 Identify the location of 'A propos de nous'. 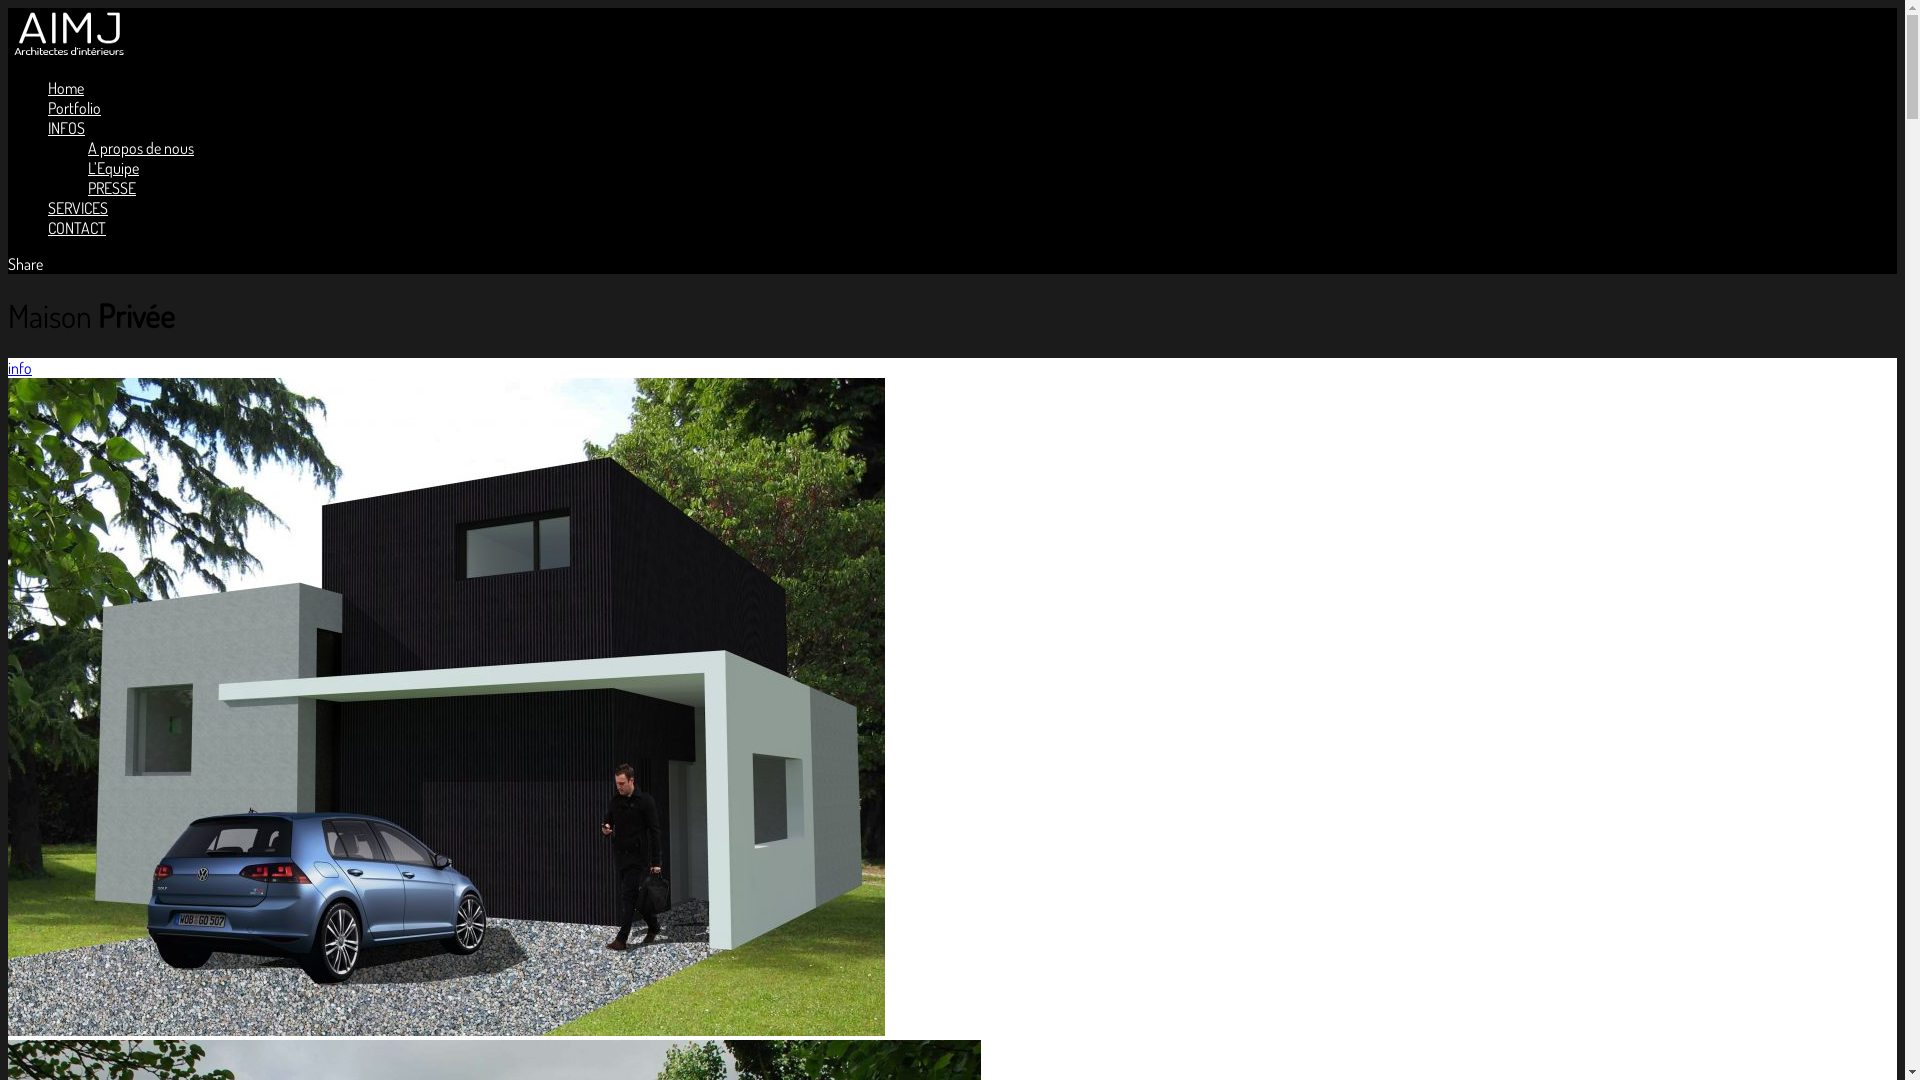
(139, 146).